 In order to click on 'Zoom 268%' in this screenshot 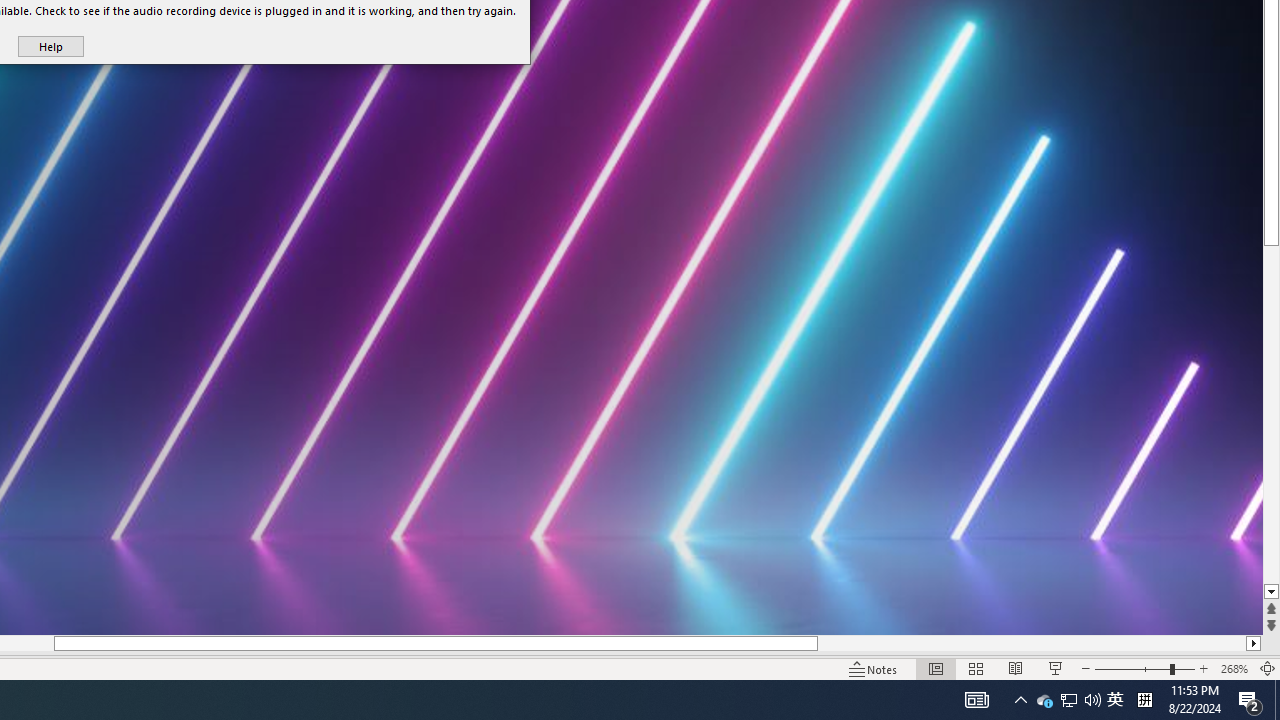, I will do `click(1233, 669)`.